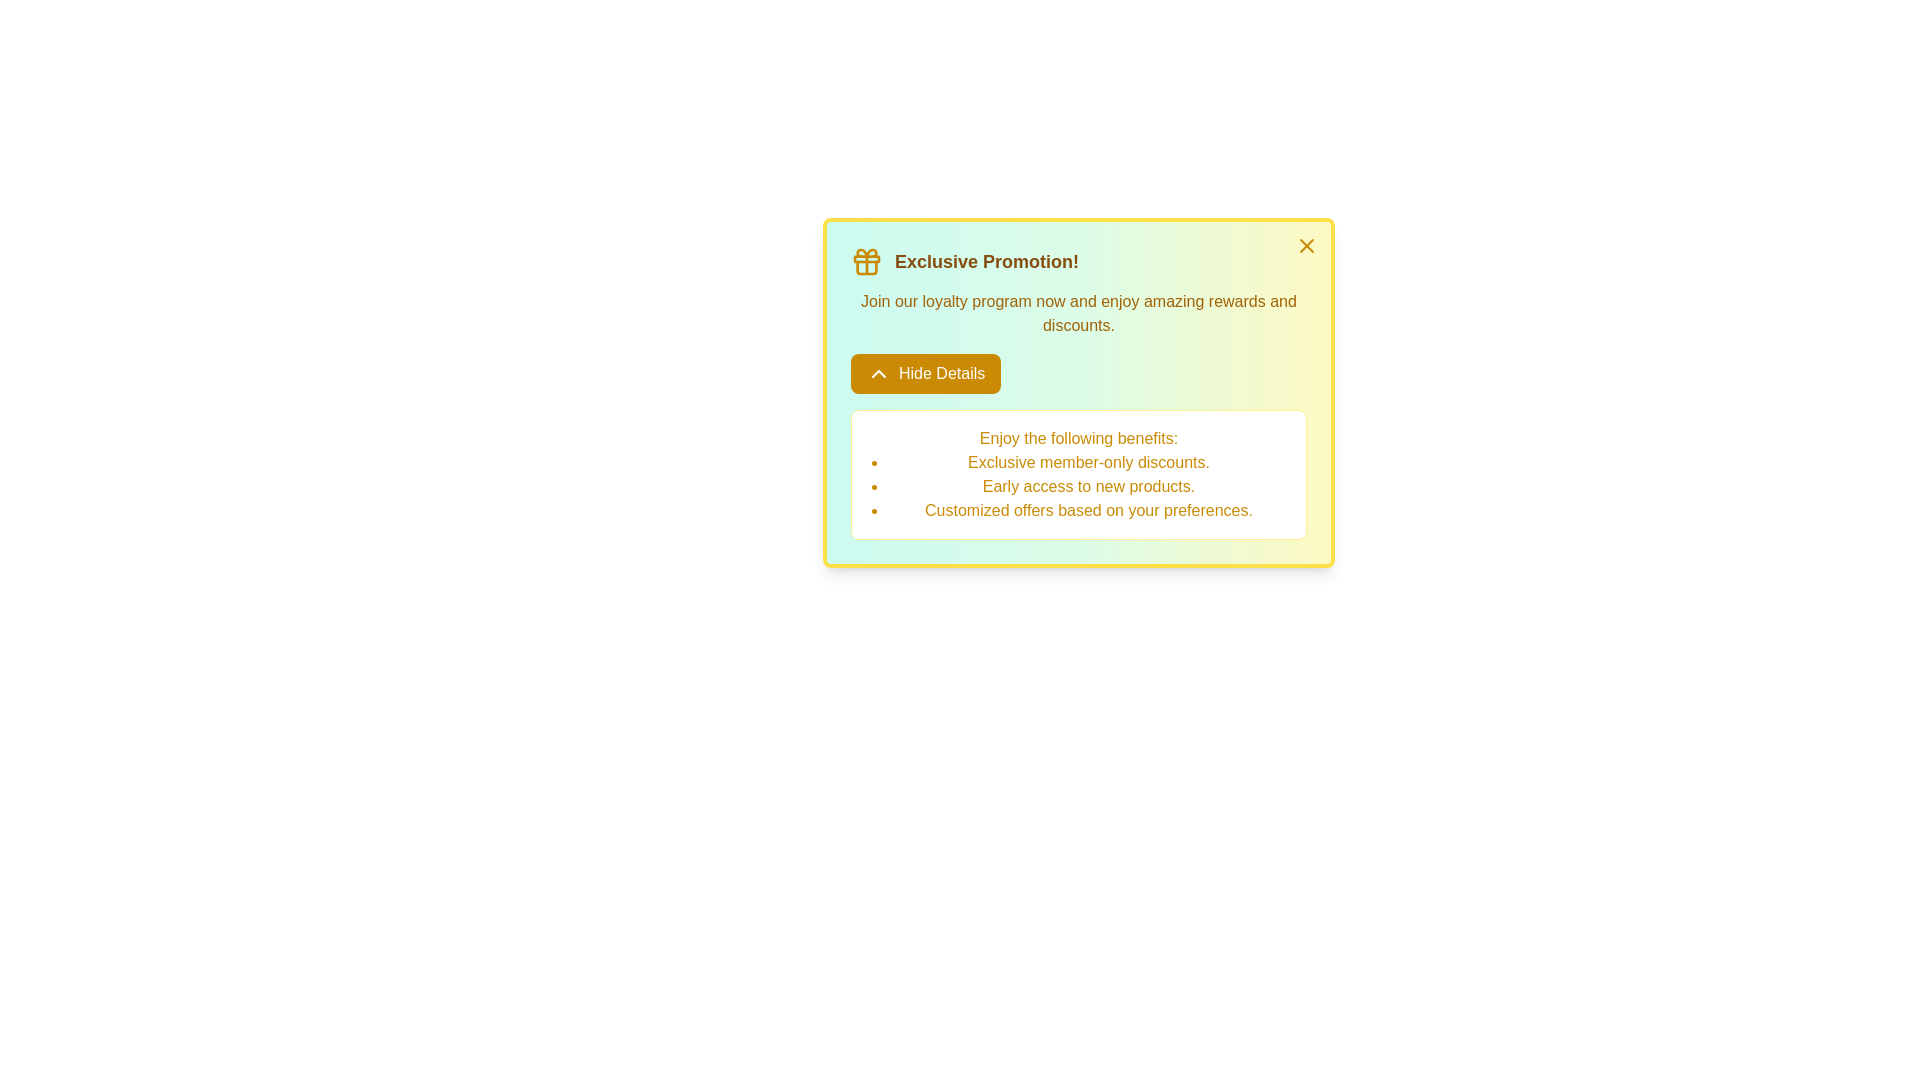 This screenshot has height=1080, width=1920. What do you see at coordinates (925, 374) in the screenshot?
I see `the 'Hide Details' button to toggle the visibility of additional information` at bounding box center [925, 374].